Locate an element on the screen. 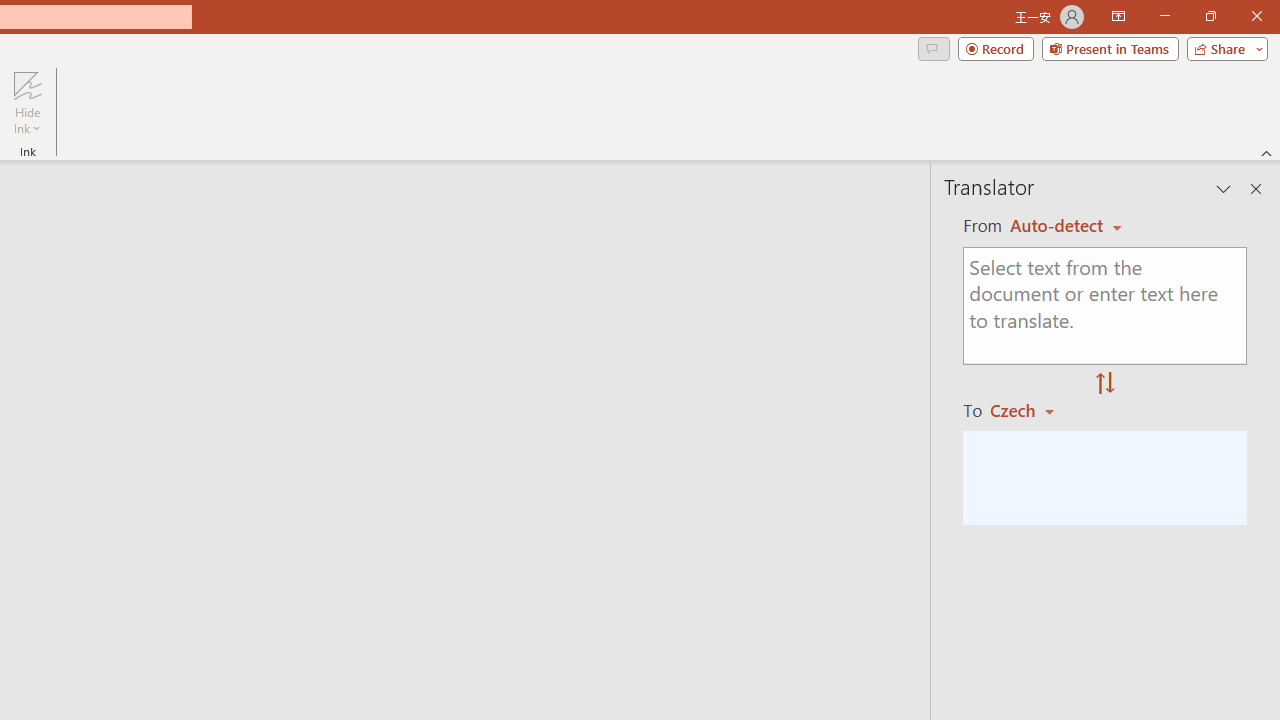 The width and height of the screenshot is (1280, 720). 'Swap "from" and "to" languages.' is located at coordinates (1104, 384).